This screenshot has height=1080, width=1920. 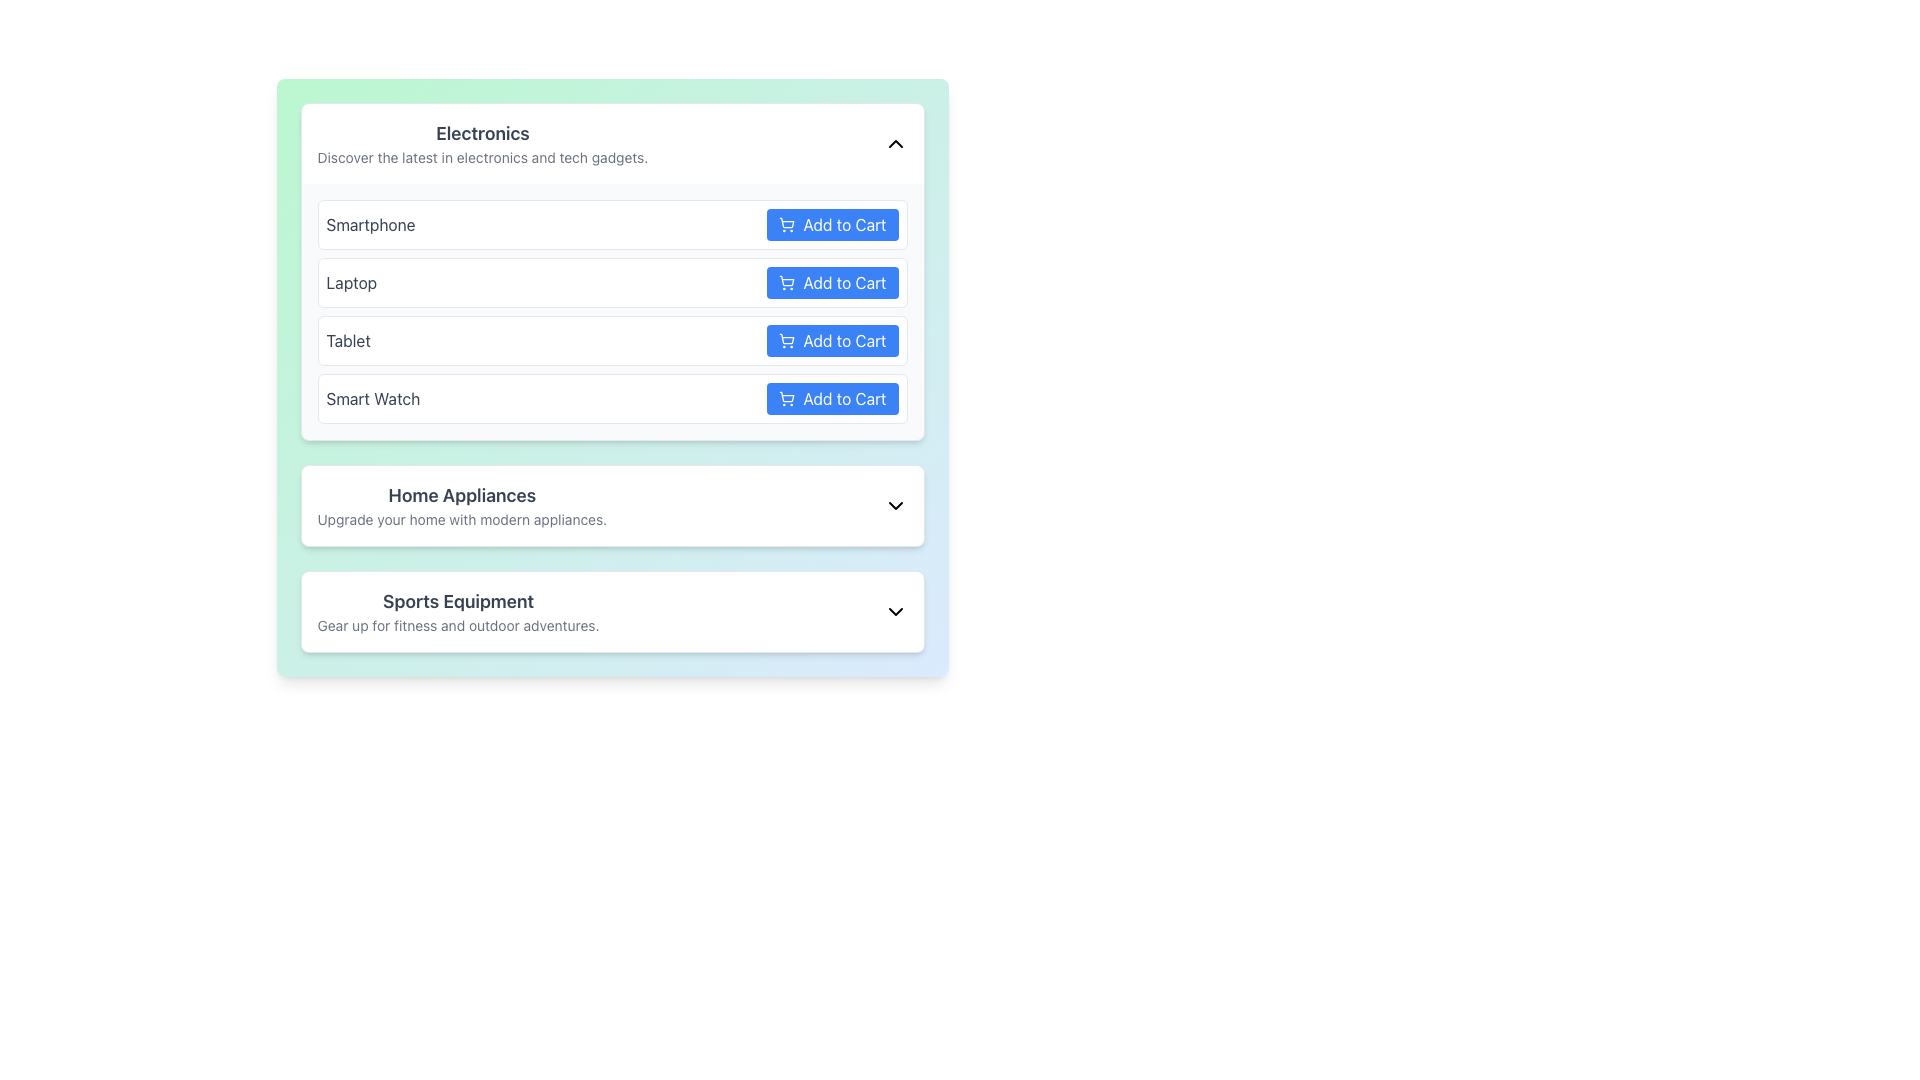 What do you see at coordinates (351, 282) in the screenshot?
I see `the 'Laptop' text label, which is styled in gray and located to the left of the 'Add to Cart' button in the Electronics category` at bounding box center [351, 282].